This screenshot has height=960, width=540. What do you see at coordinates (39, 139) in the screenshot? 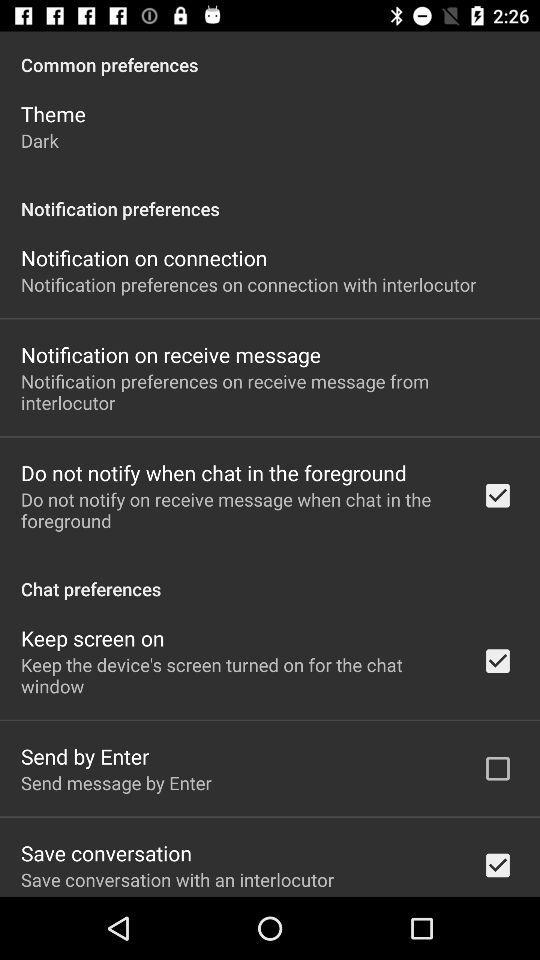
I see `icon above notification preferences item` at bounding box center [39, 139].